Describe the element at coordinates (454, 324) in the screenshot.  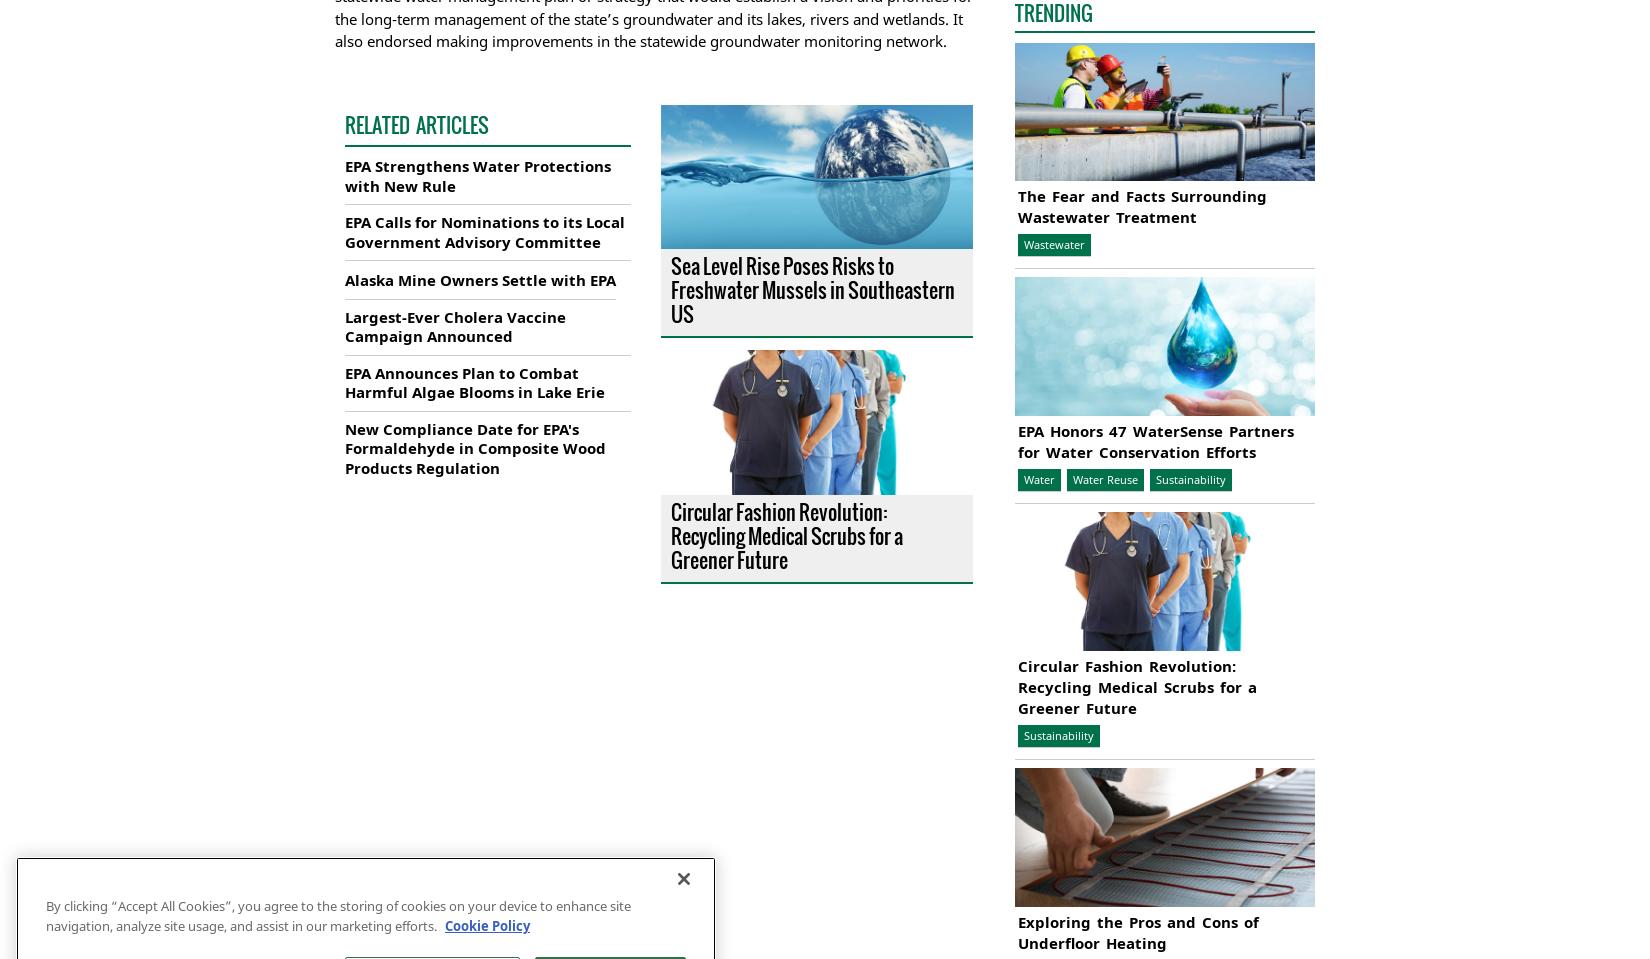
I see `'Largest-Ever Cholera Vaccine Campaign Announced'` at that location.